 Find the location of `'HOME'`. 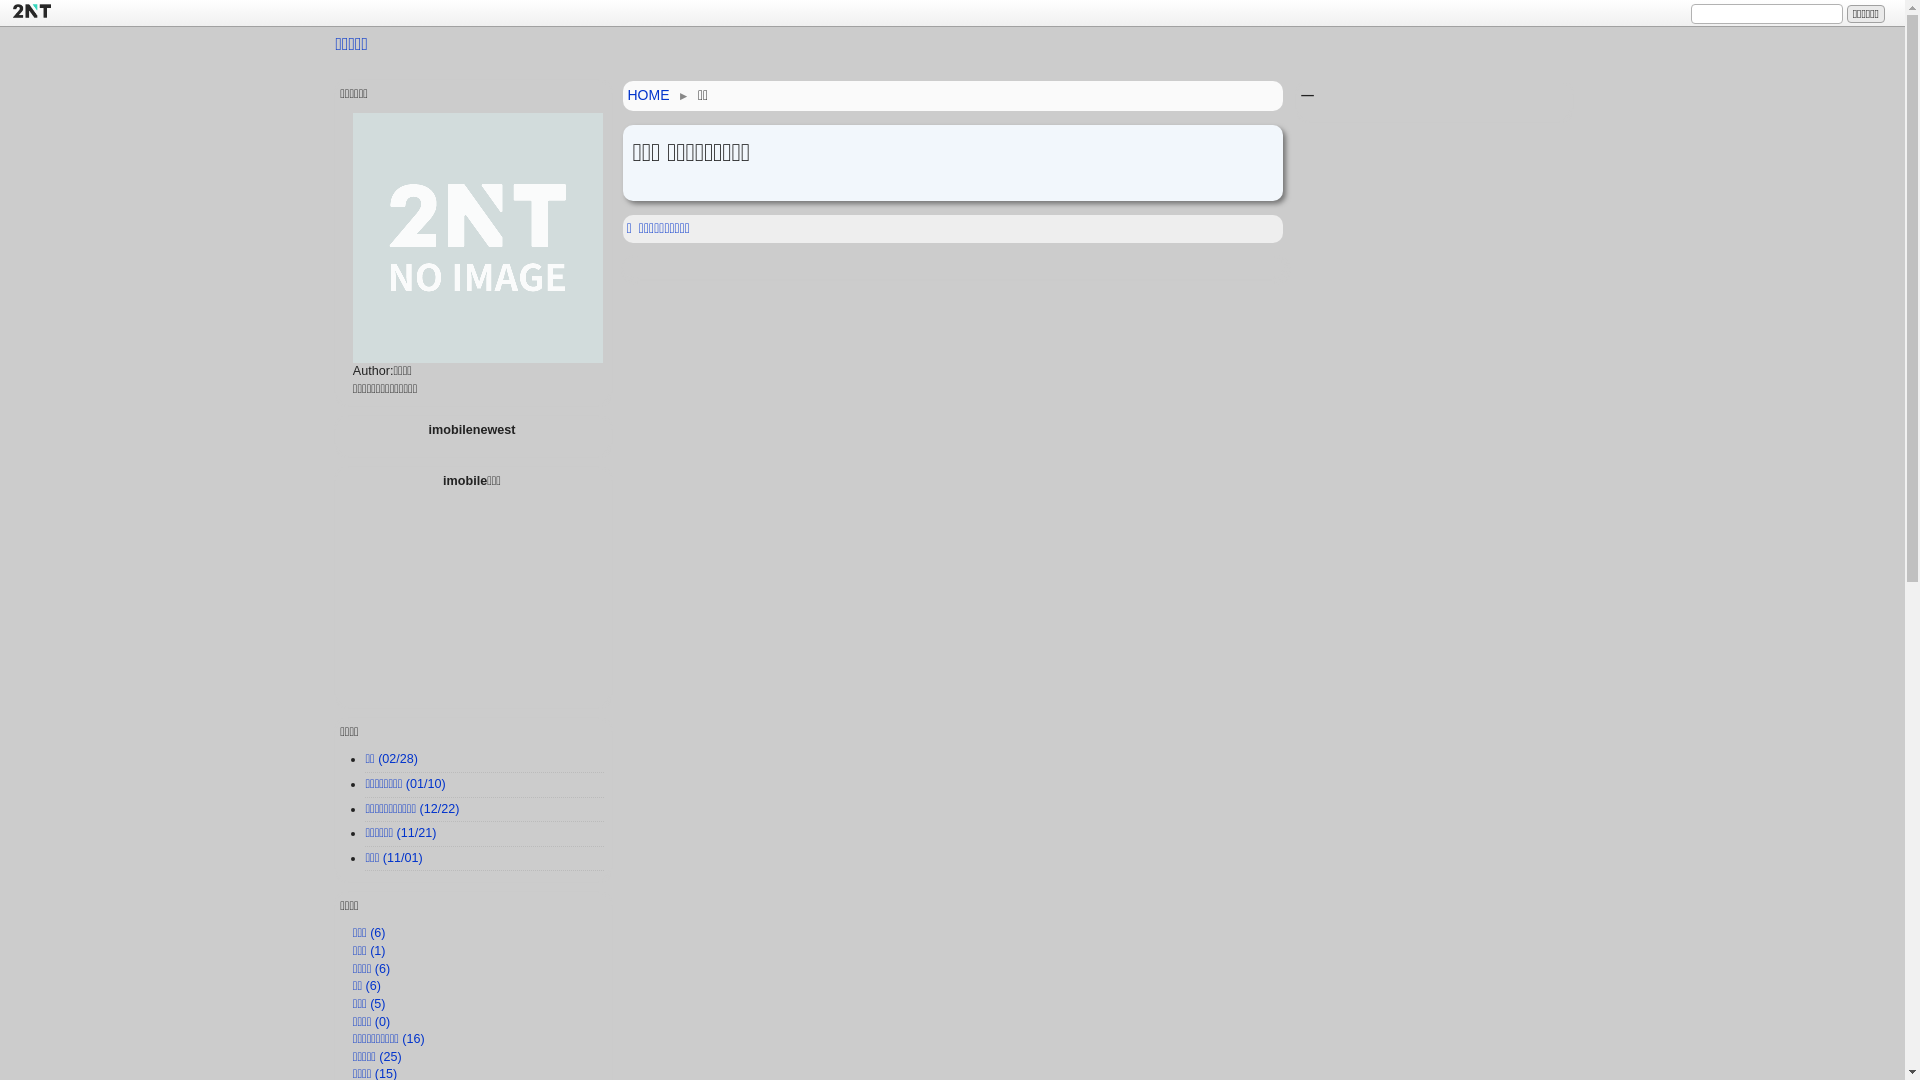

'HOME' is located at coordinates (648, 95).